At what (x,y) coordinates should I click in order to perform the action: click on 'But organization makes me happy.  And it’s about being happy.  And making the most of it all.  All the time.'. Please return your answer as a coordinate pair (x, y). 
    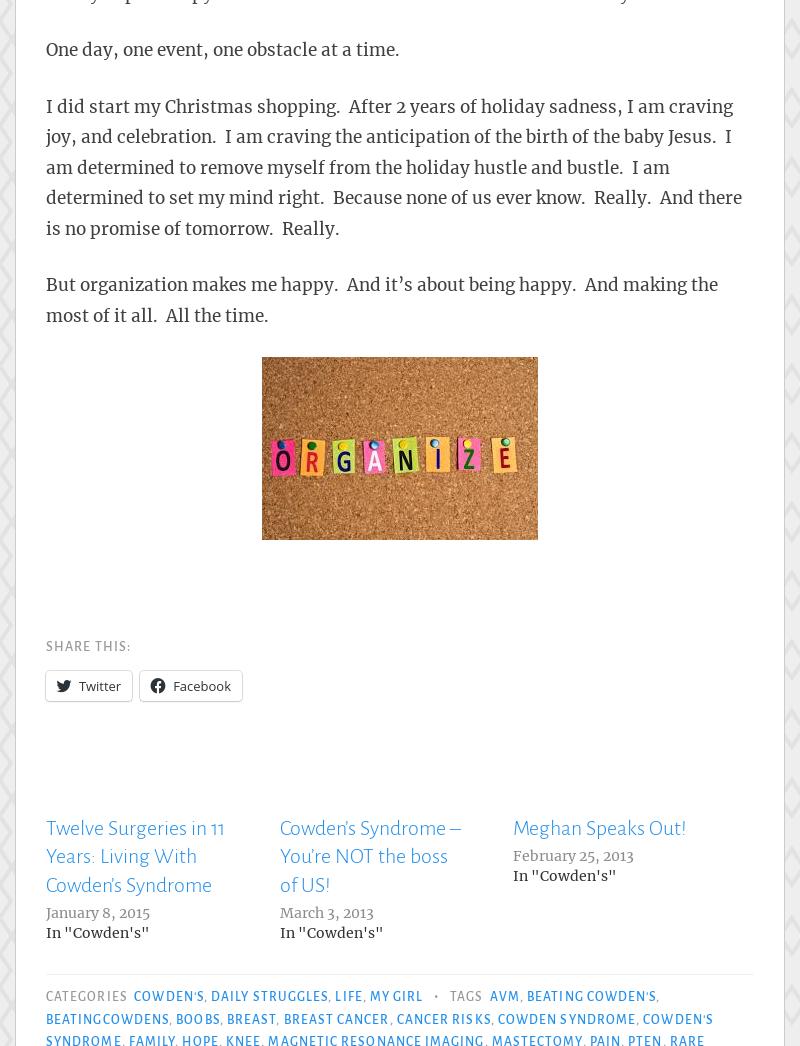
    Looking at the image, I should click on (381, 299).